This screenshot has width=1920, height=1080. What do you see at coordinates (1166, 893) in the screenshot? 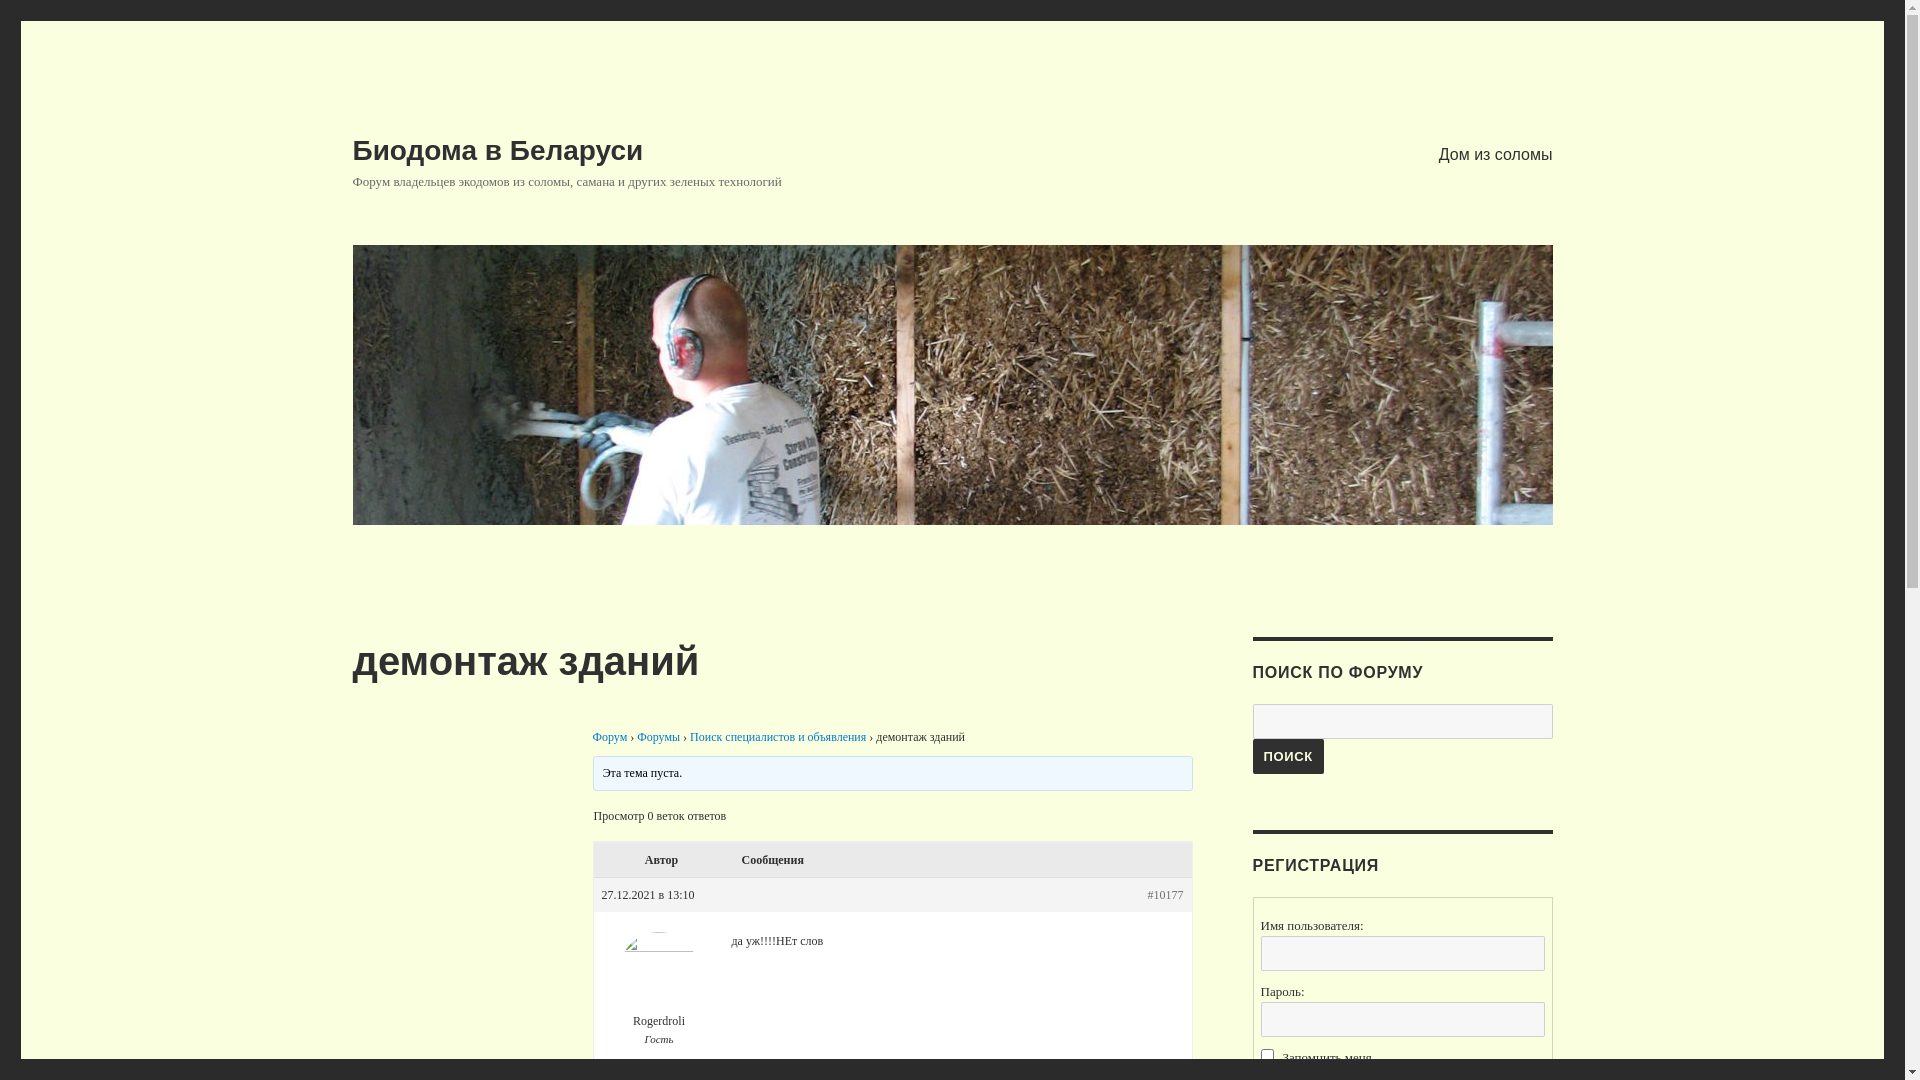
I see `'#10177'` at bounding box center [1166, 893].